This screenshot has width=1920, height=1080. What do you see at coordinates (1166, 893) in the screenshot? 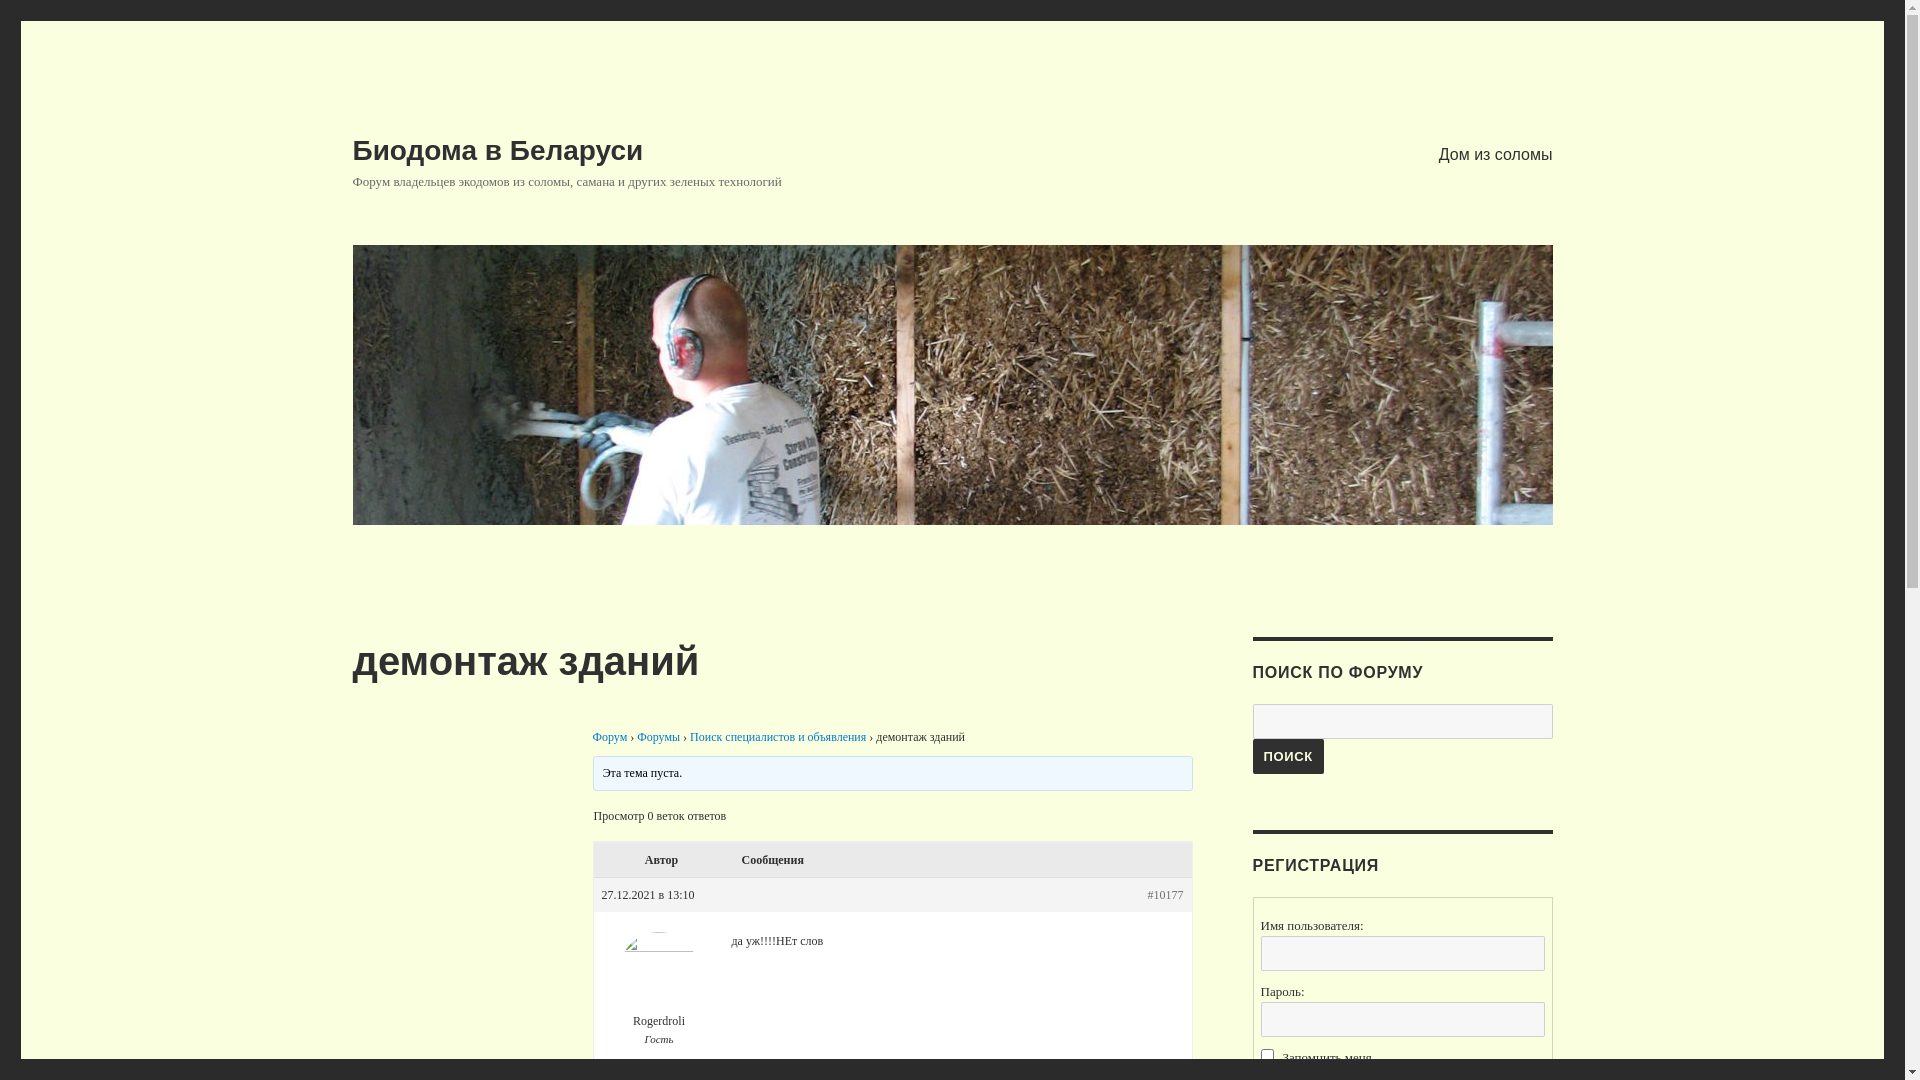
I see `'#10177'` at bounding box center [1166, 893].